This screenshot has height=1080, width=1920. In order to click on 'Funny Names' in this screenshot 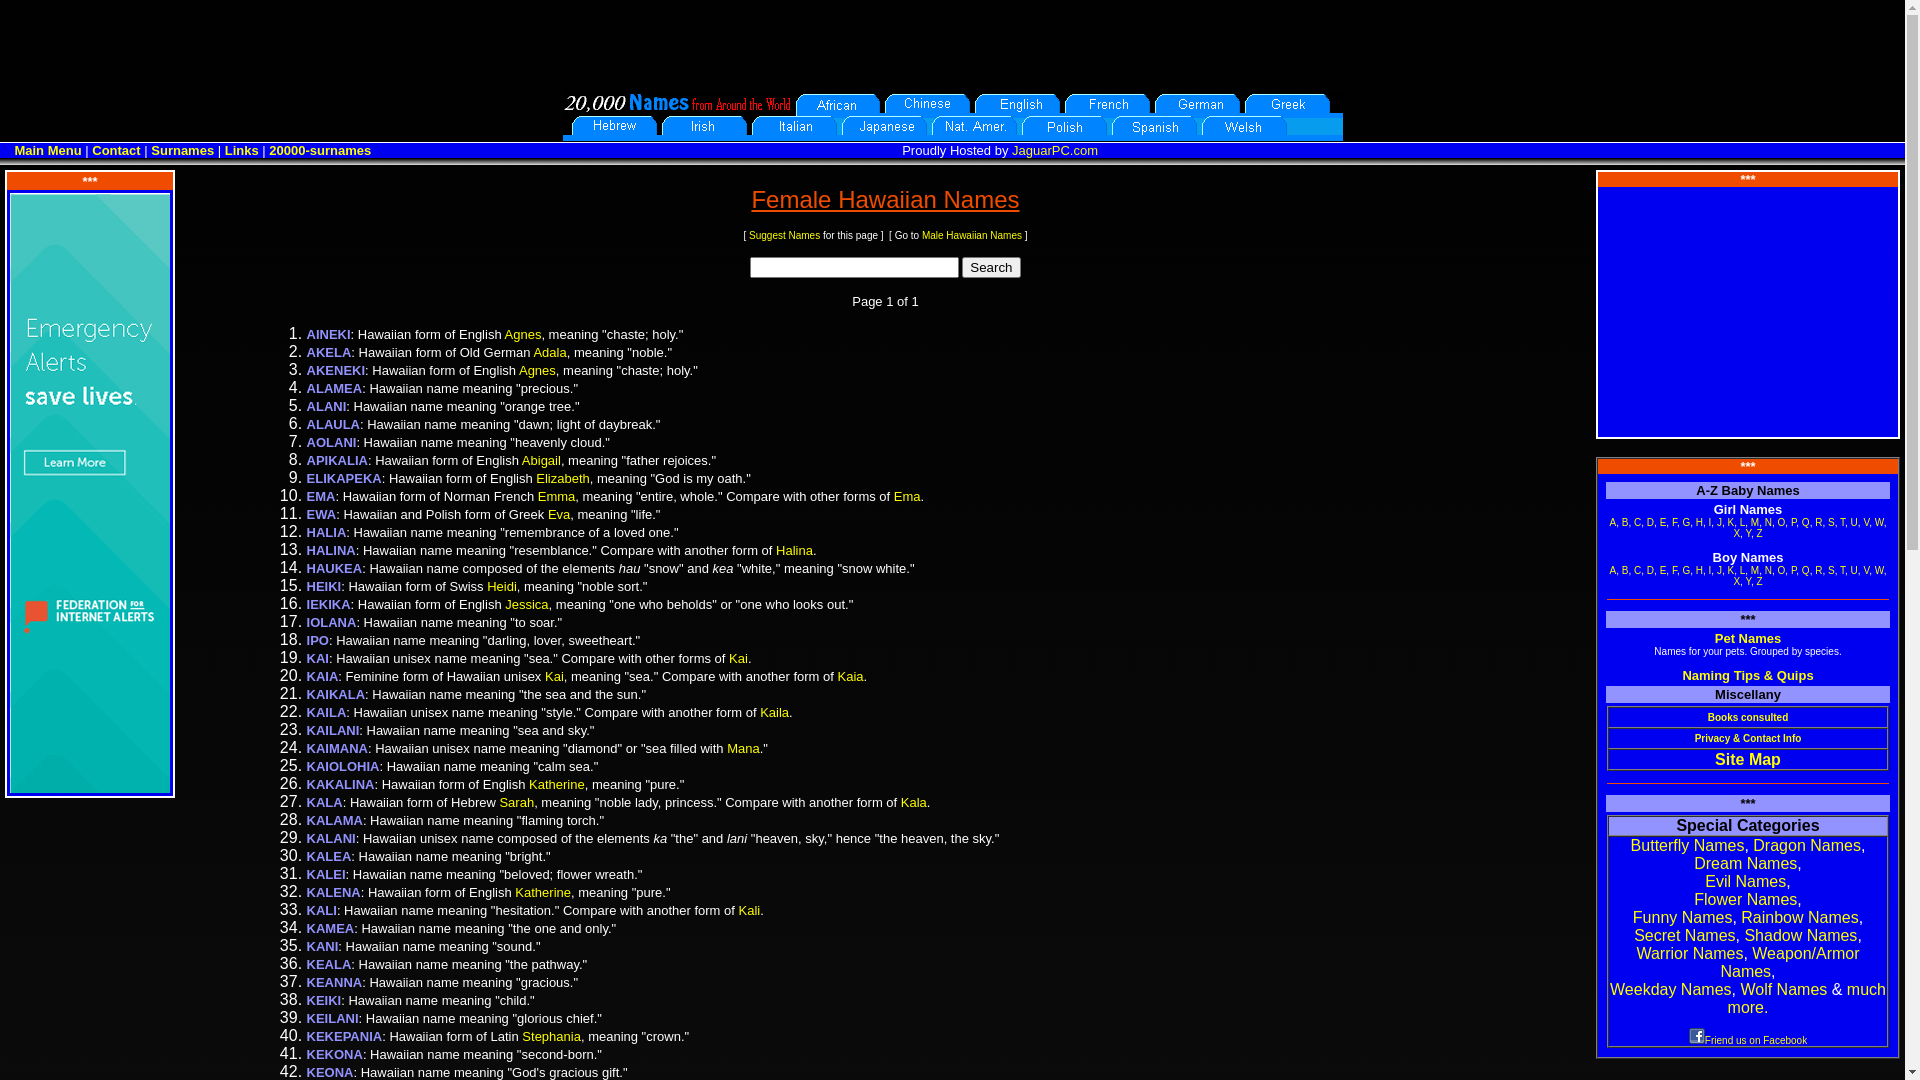, I will do `click(1682, 917)`.